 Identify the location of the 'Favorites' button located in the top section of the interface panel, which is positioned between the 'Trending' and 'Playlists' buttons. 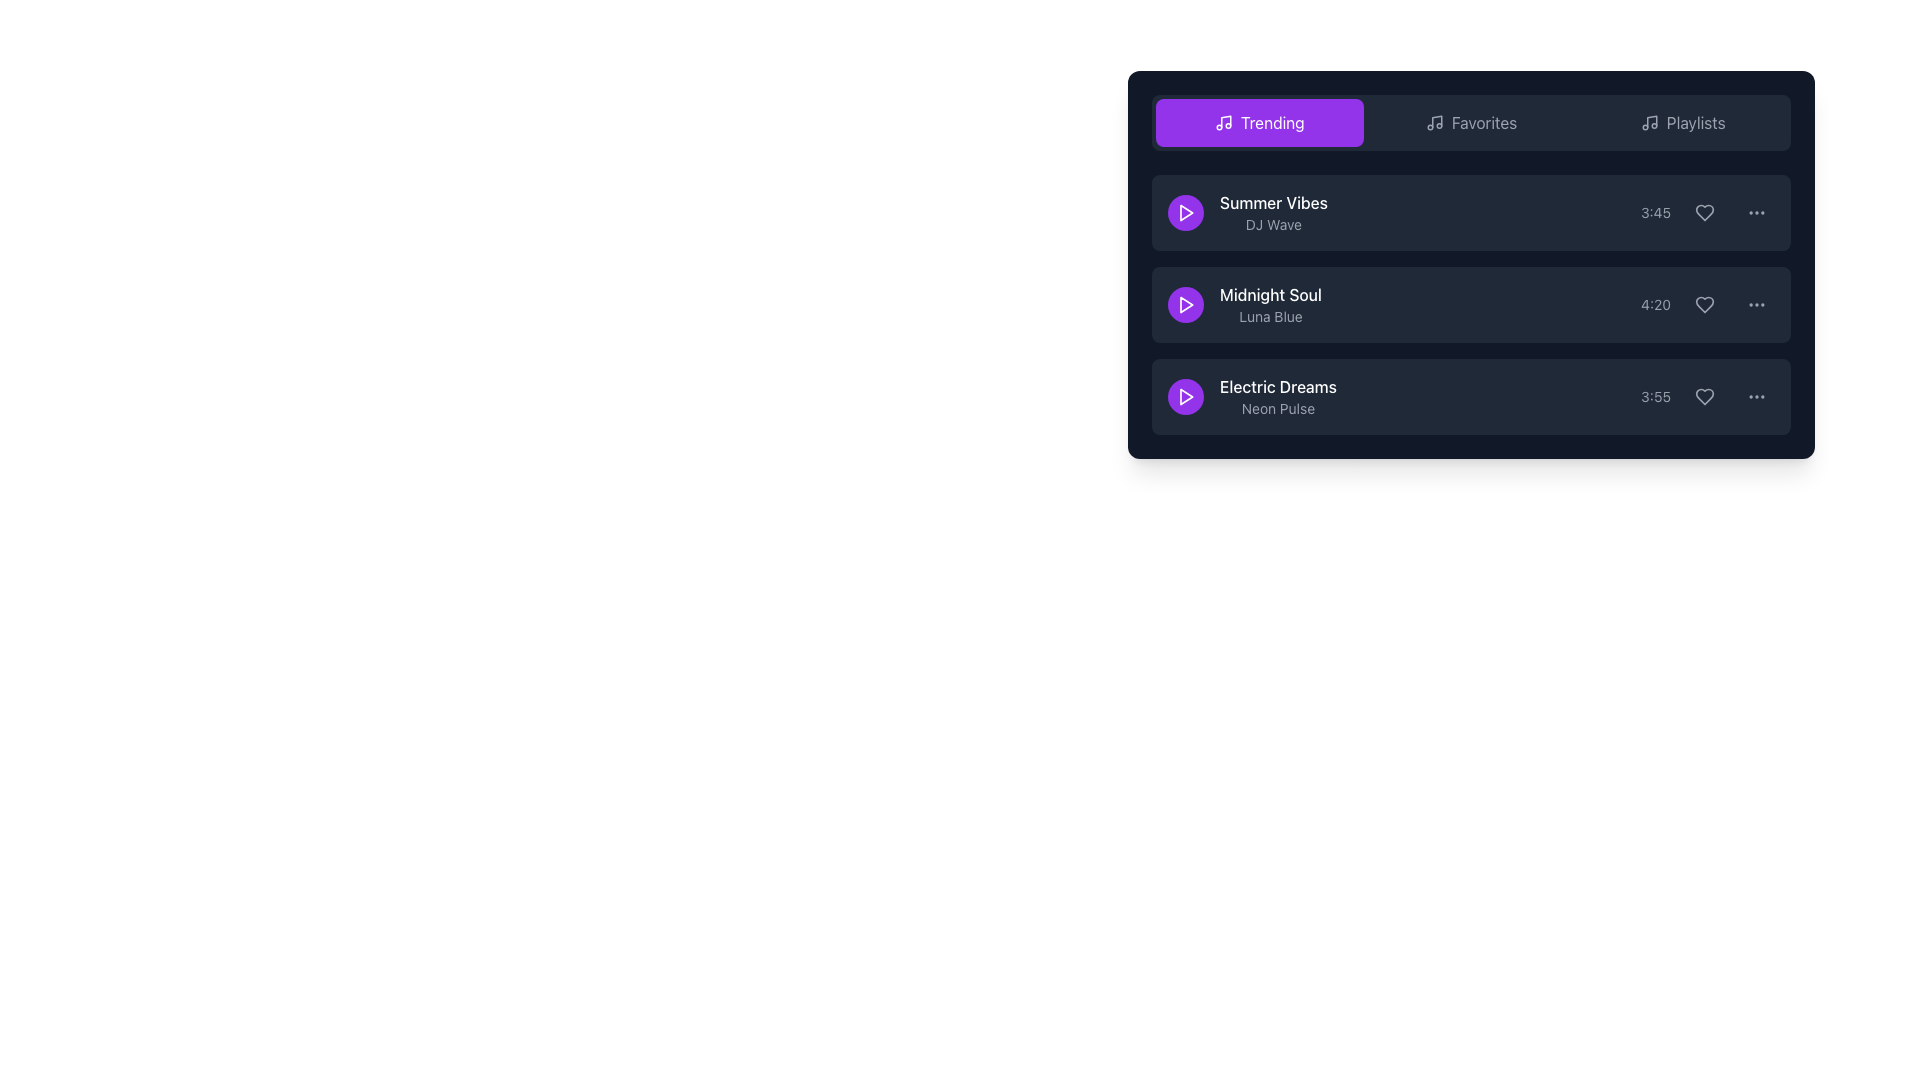
(1483, 123).